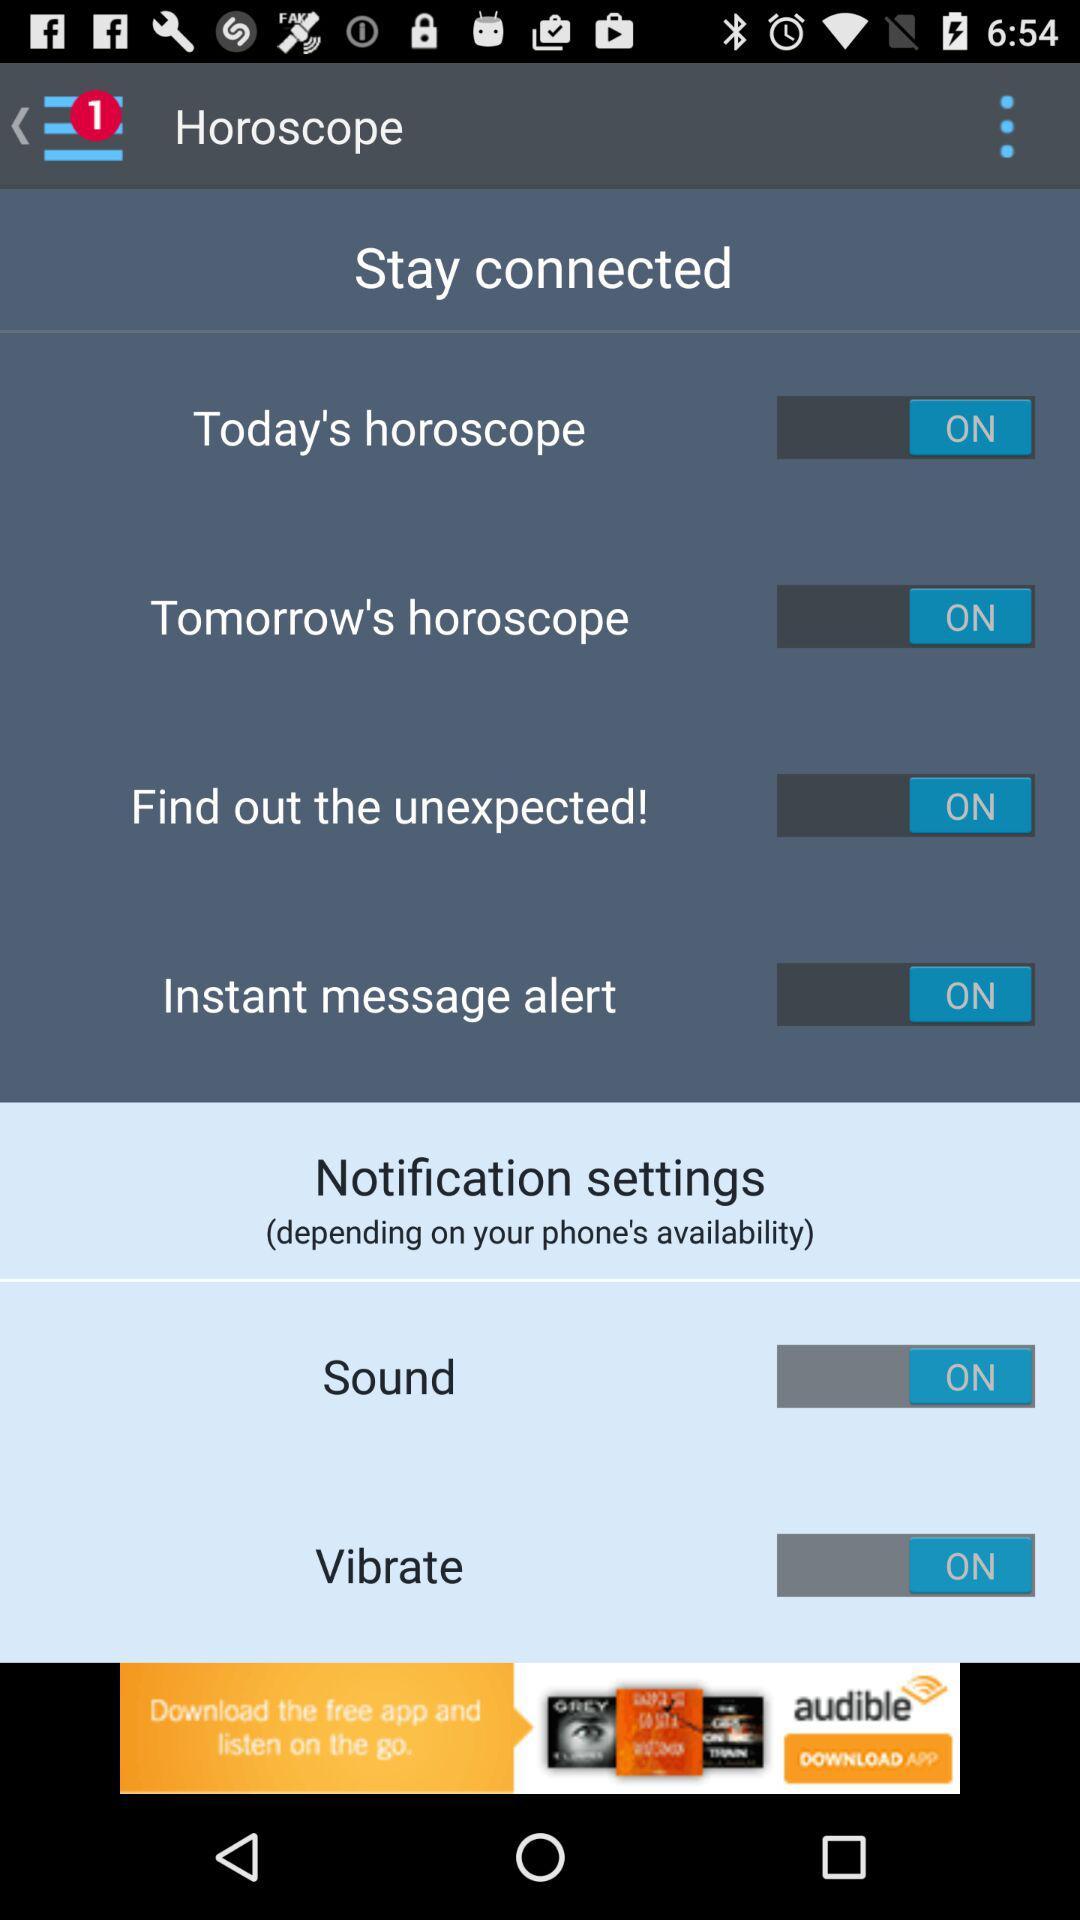  What do you see at coordinates (906, 994) in the screenshot?
I see `on button` at bounding box center [906, 994].